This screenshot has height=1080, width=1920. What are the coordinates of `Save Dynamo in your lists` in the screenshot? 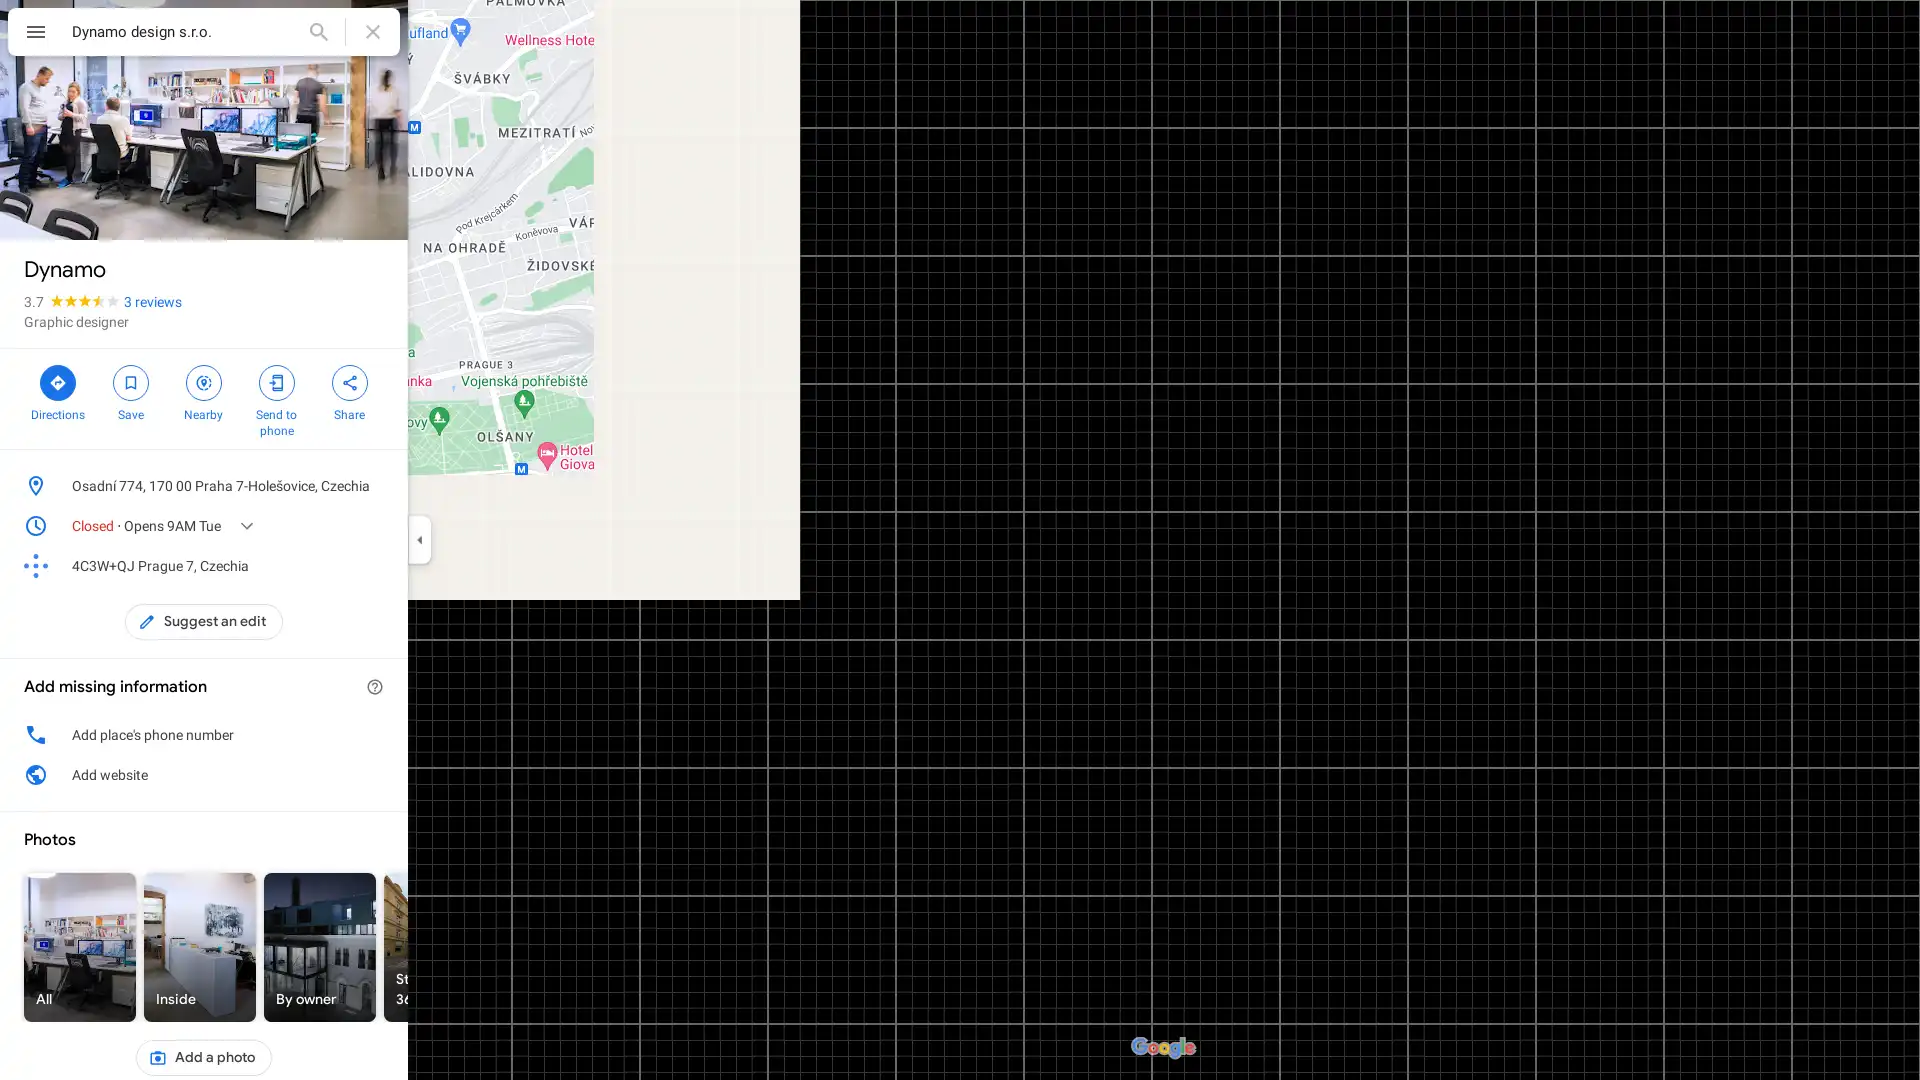 It's located at (129, 390).